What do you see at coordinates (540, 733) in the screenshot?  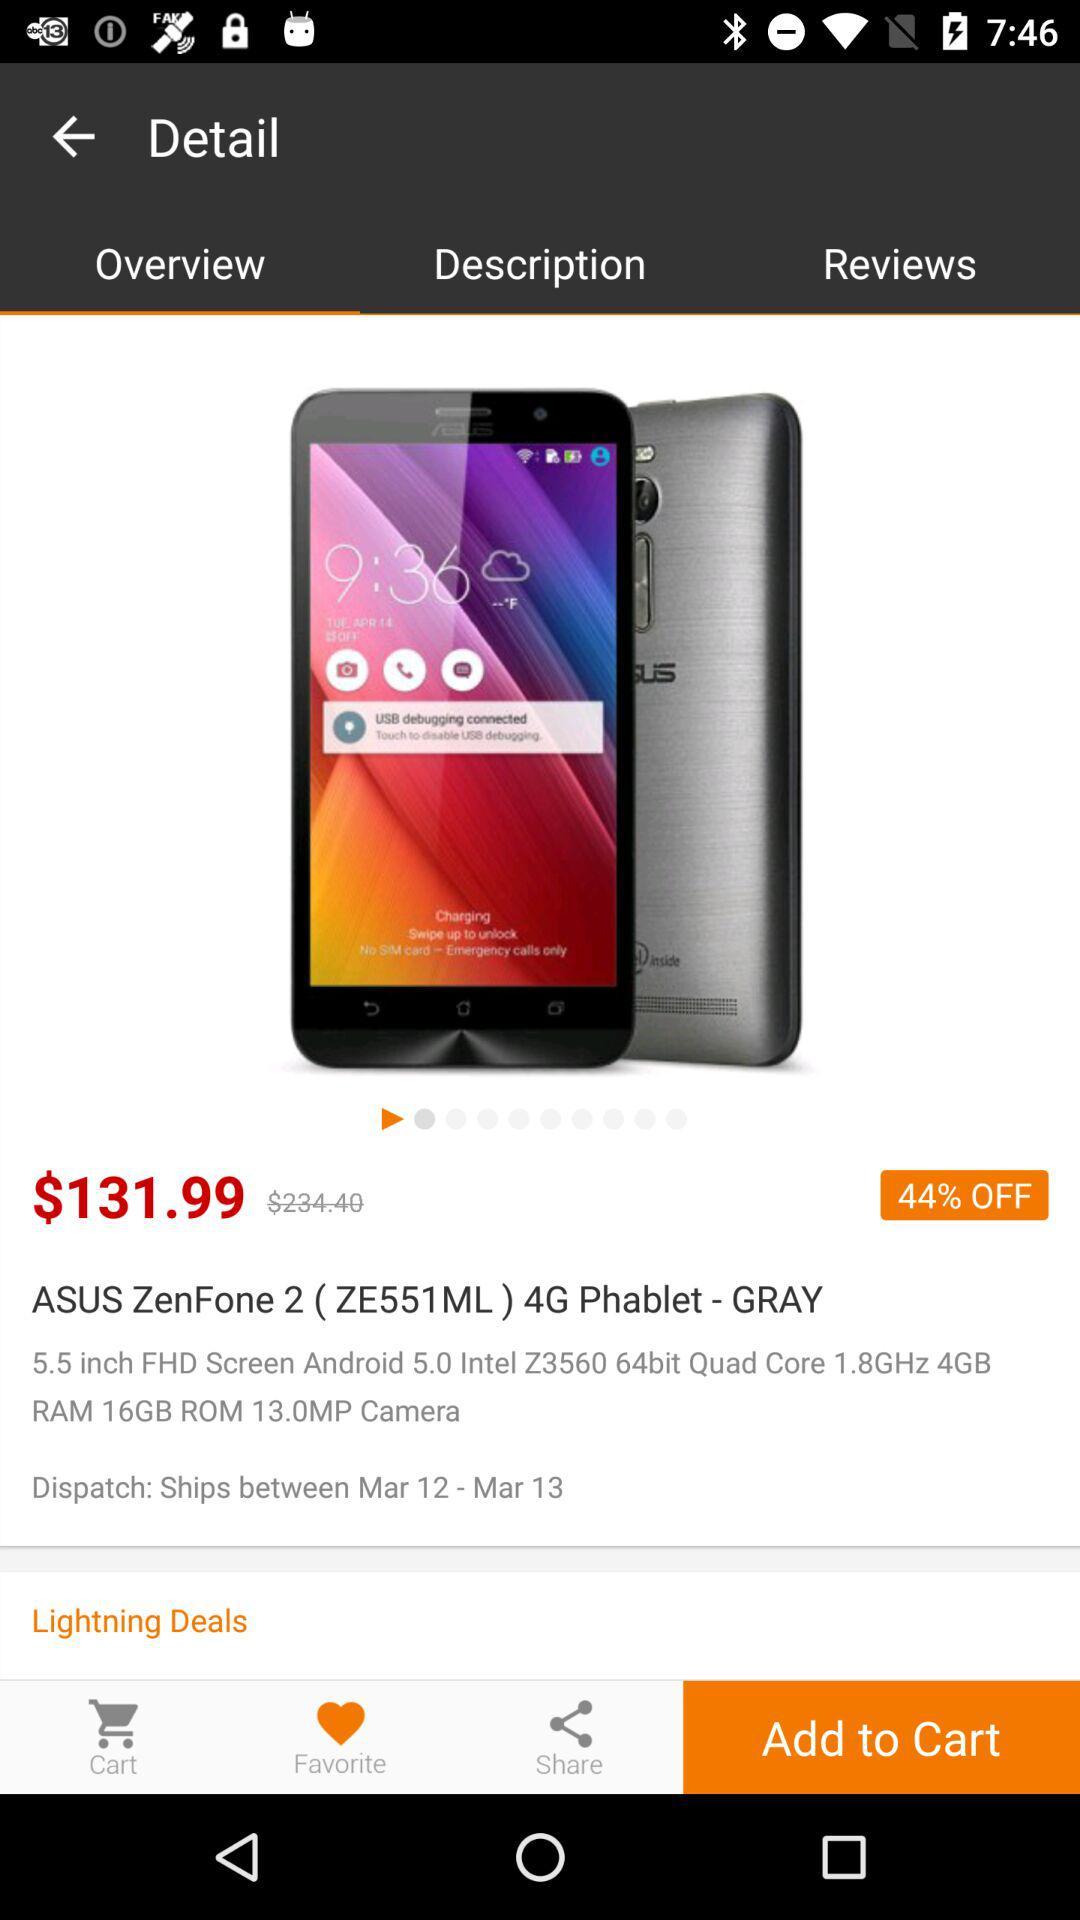 I see `enlarges photo` at bounding box center [540, 733].